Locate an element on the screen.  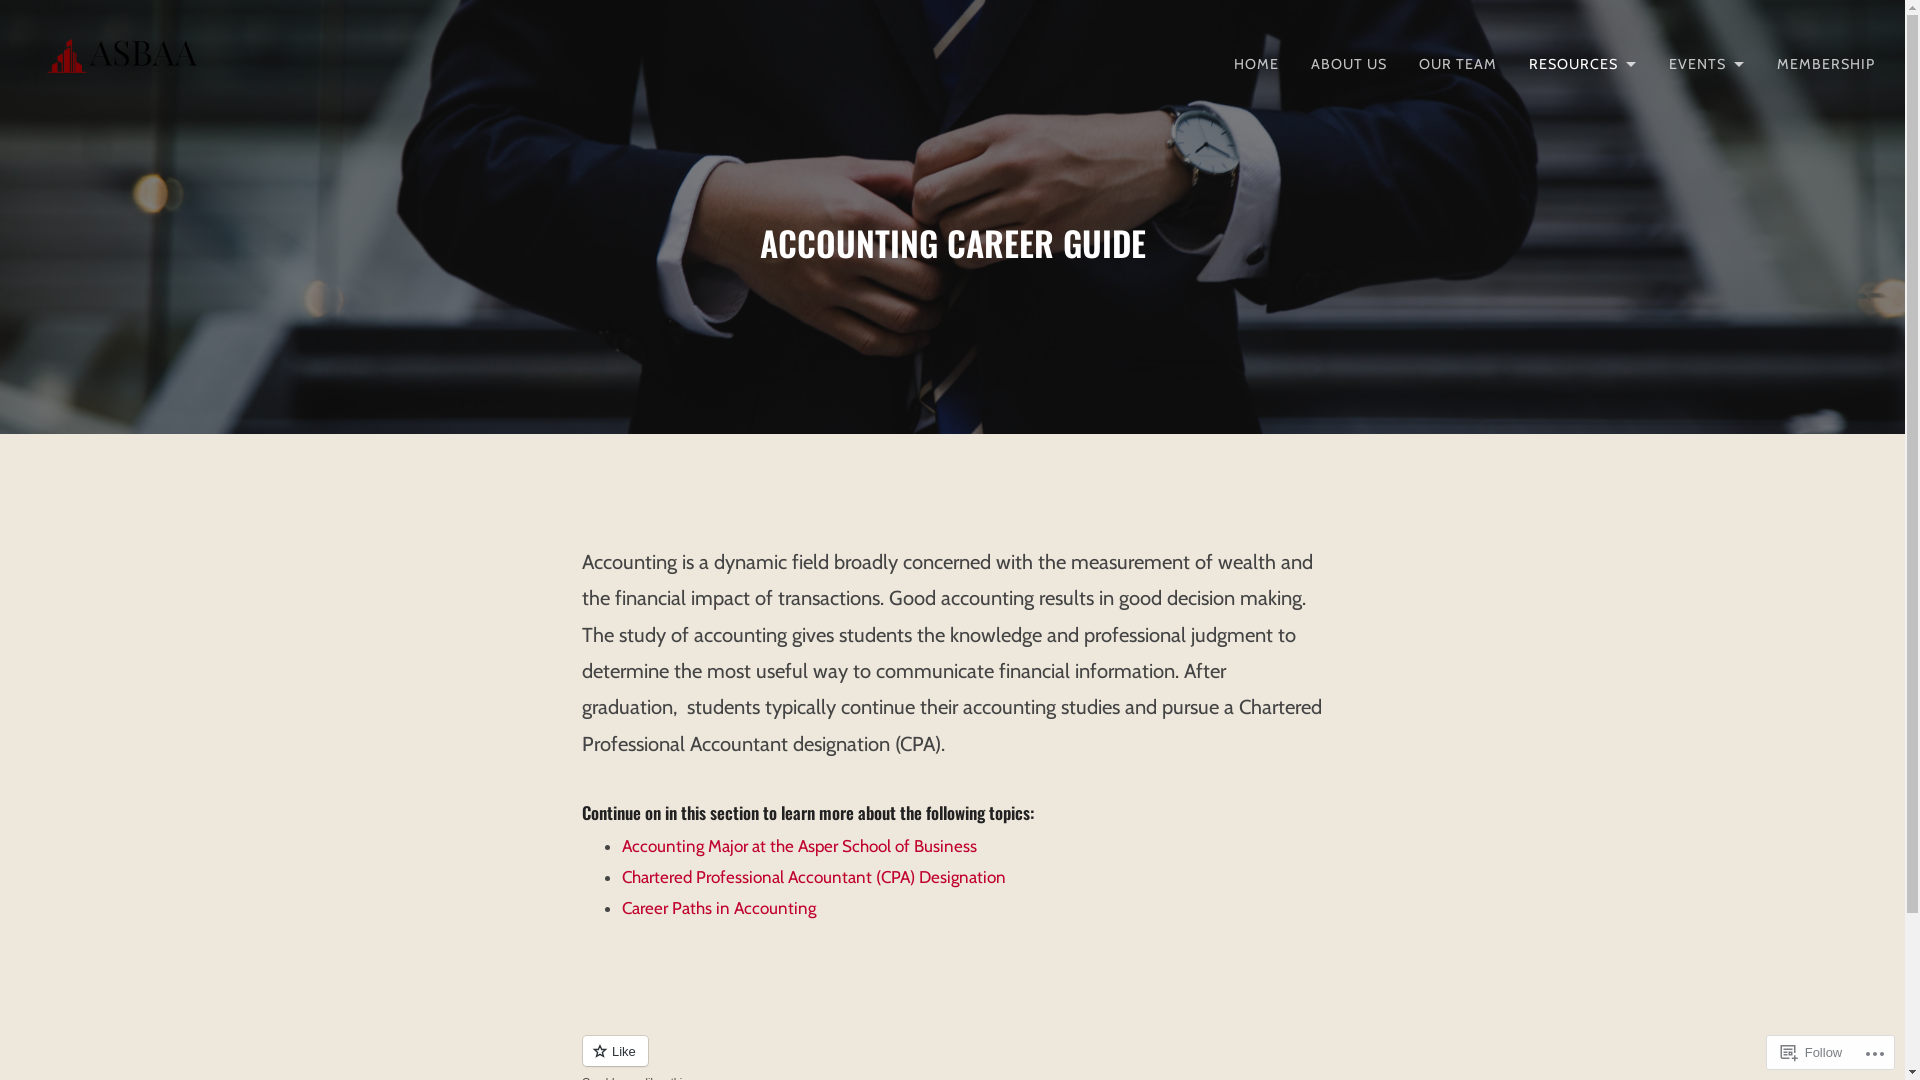
'RESOURCES' is located at coordinates (1582, 63).